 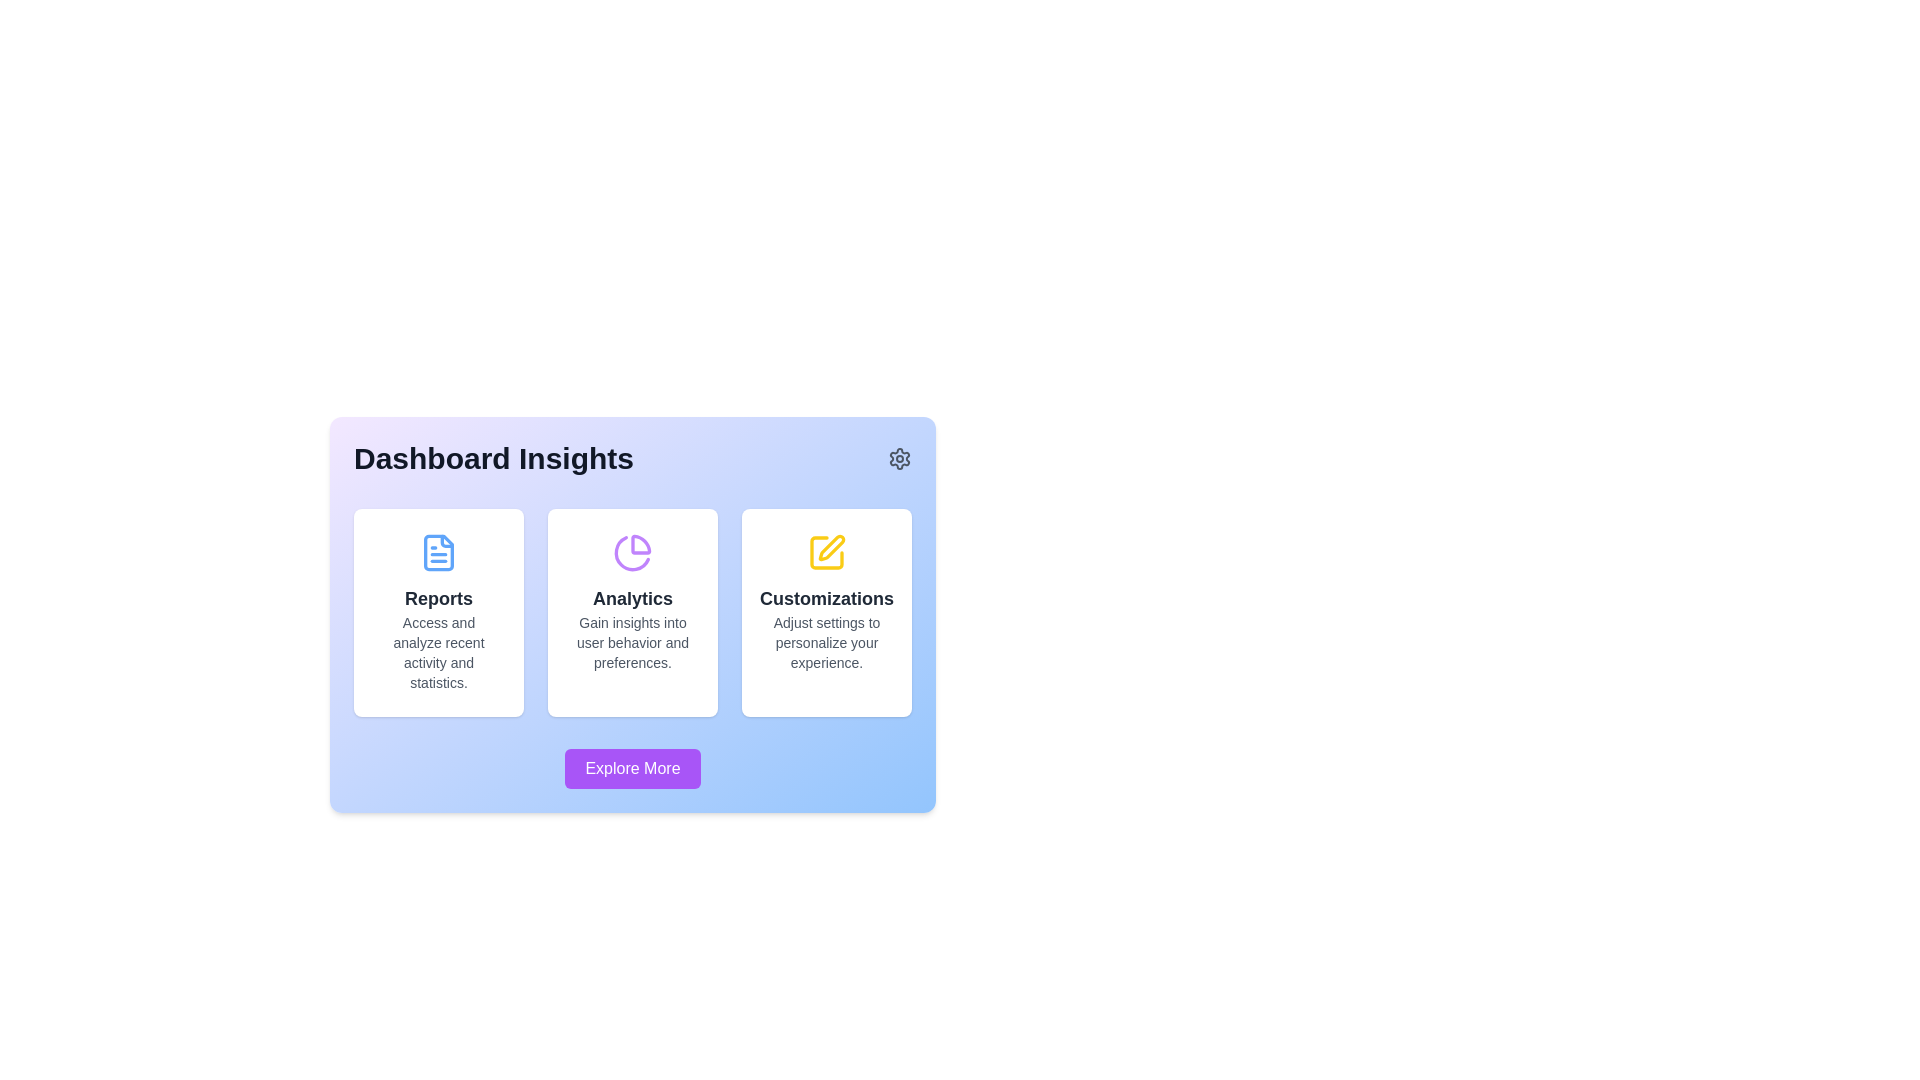 I want to click on the gear icon button in the top-right section of the 'Dashboard Insights' interface, so click(x=899, y=459).